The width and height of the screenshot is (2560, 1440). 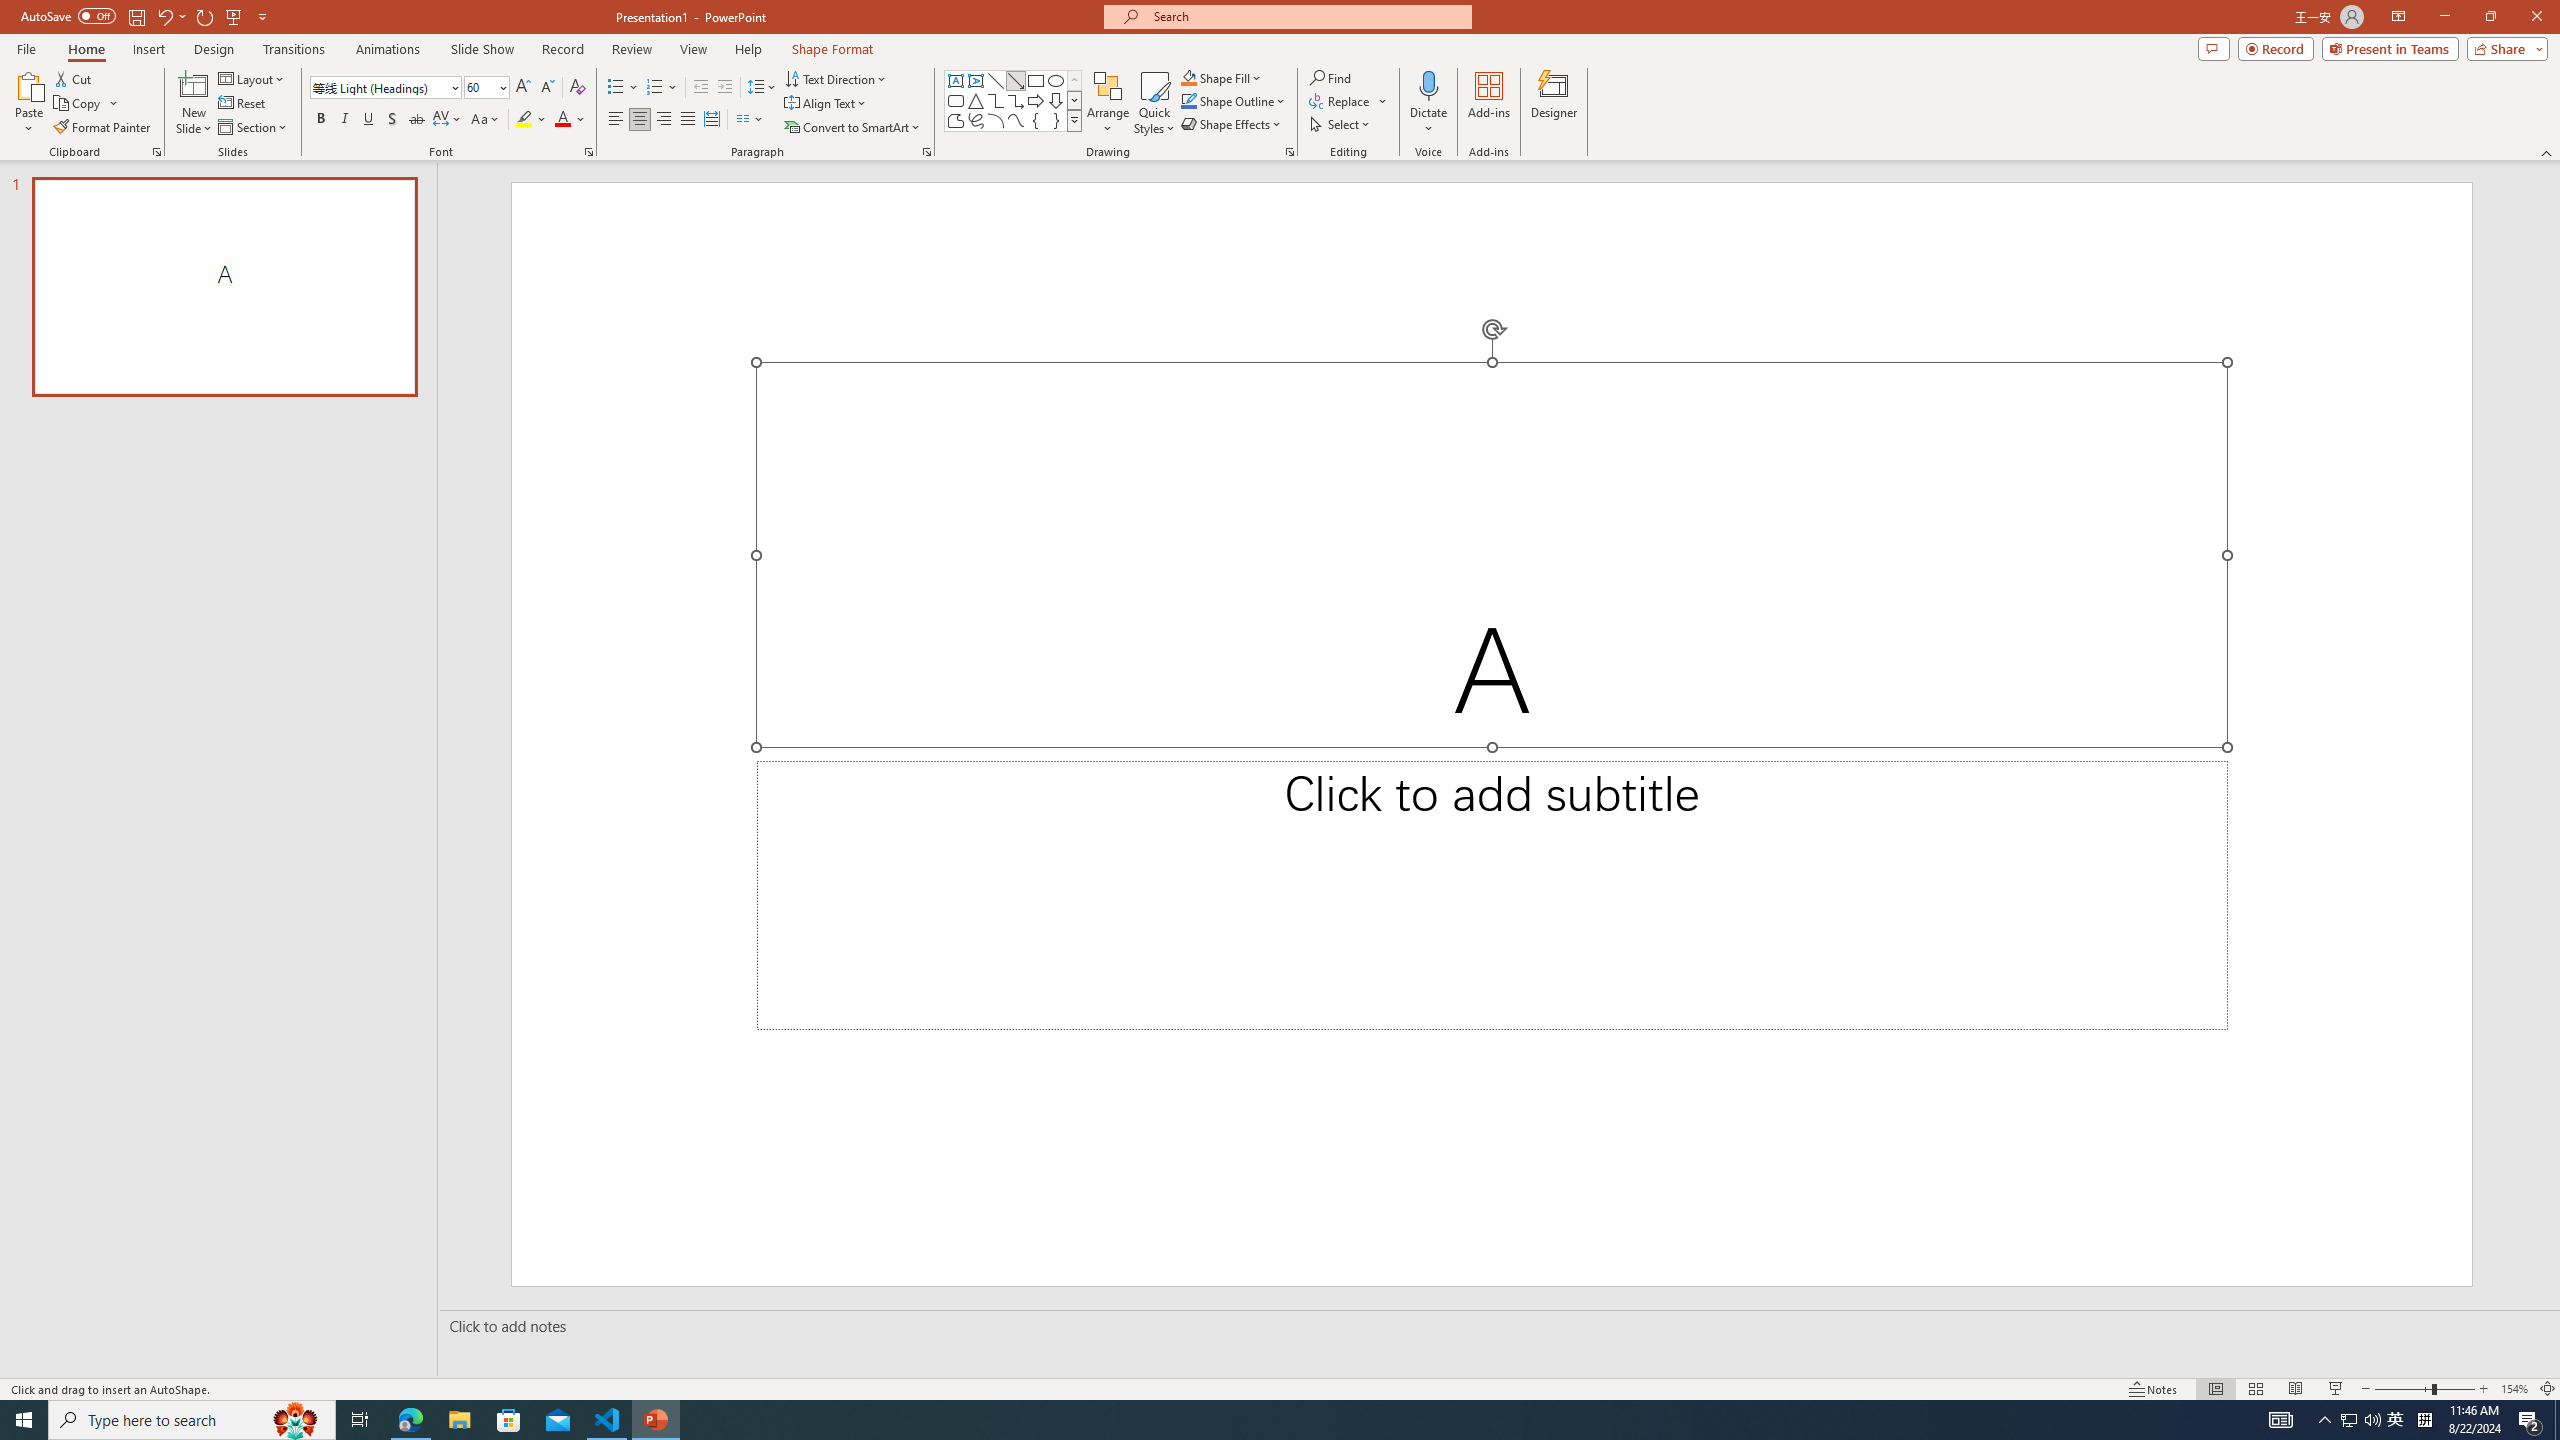 What do you see at coordinates (2515, 1389) in the screenshot?
I see `'Zoom 154%'` at bounding box center [2515, 1389].